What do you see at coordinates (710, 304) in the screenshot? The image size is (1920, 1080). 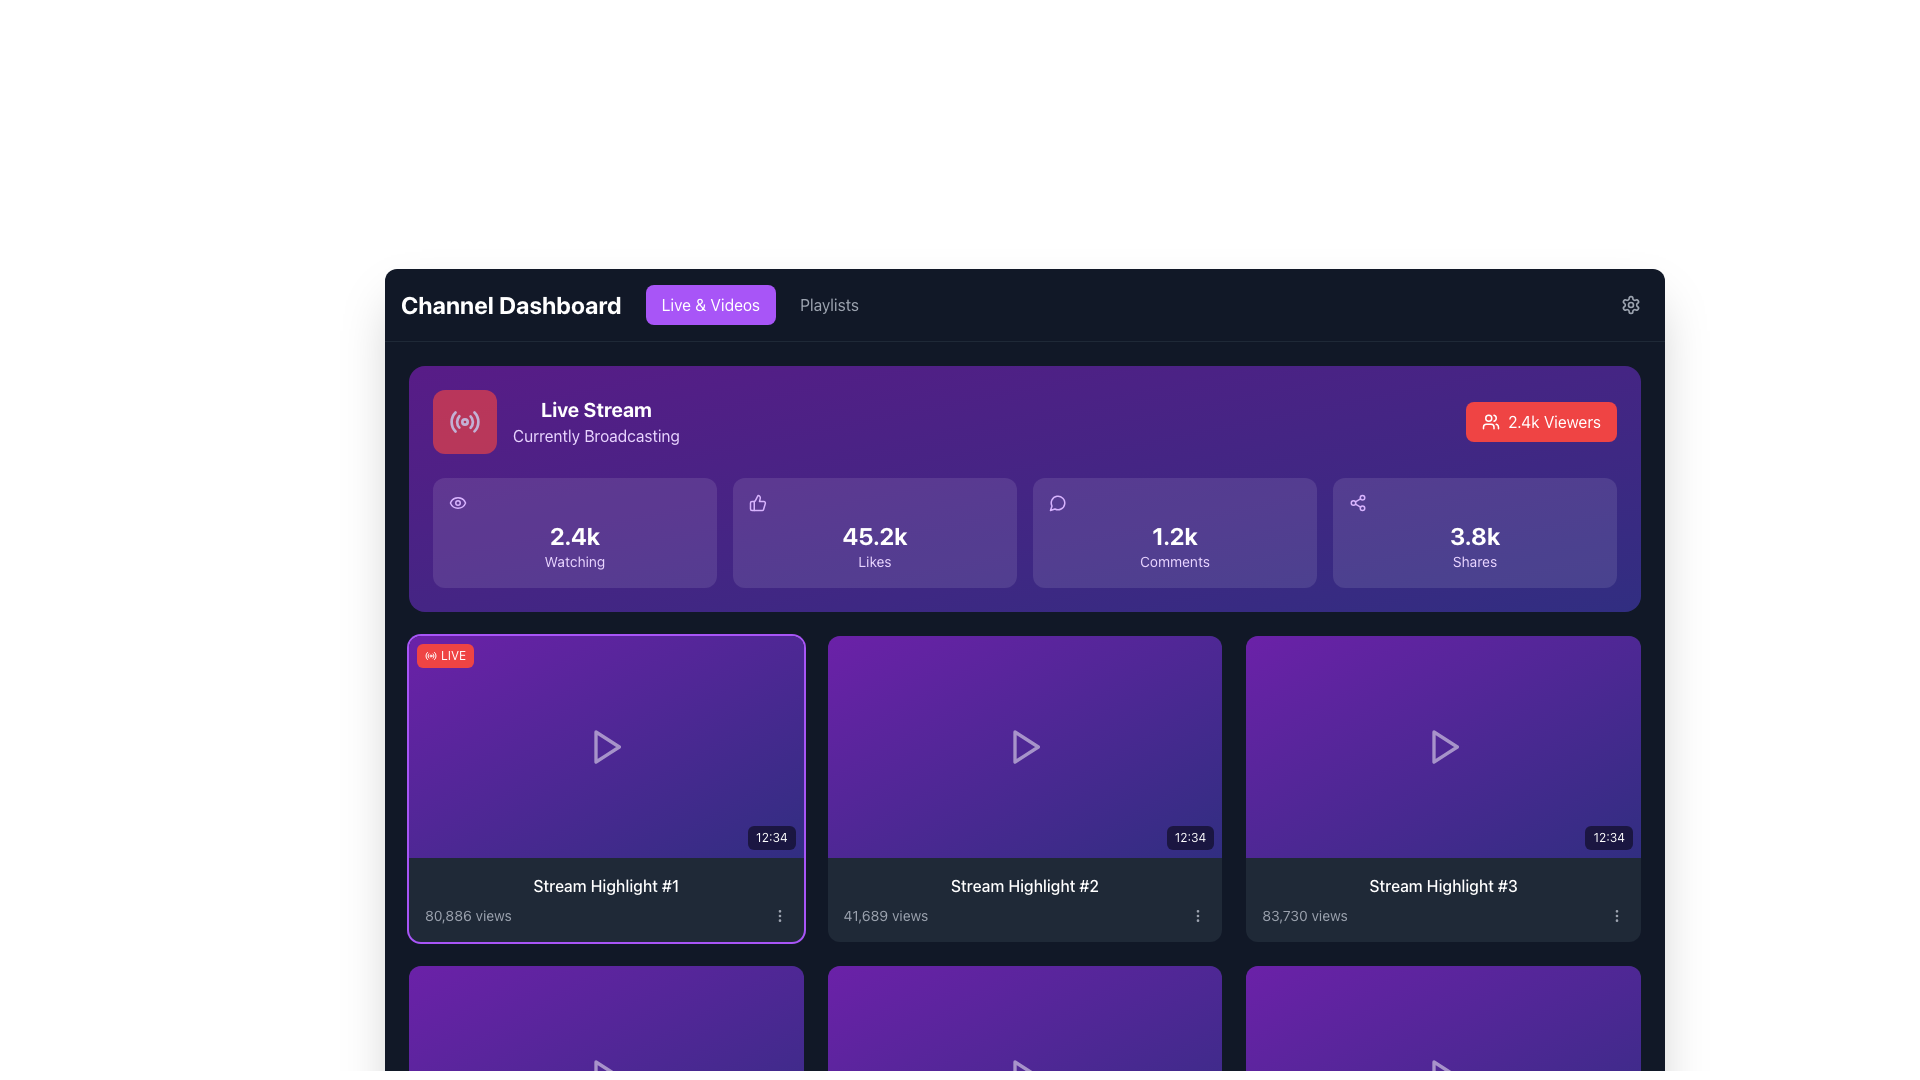 I see `the 'Live & Videos' button` at bounding box center [710, 304].